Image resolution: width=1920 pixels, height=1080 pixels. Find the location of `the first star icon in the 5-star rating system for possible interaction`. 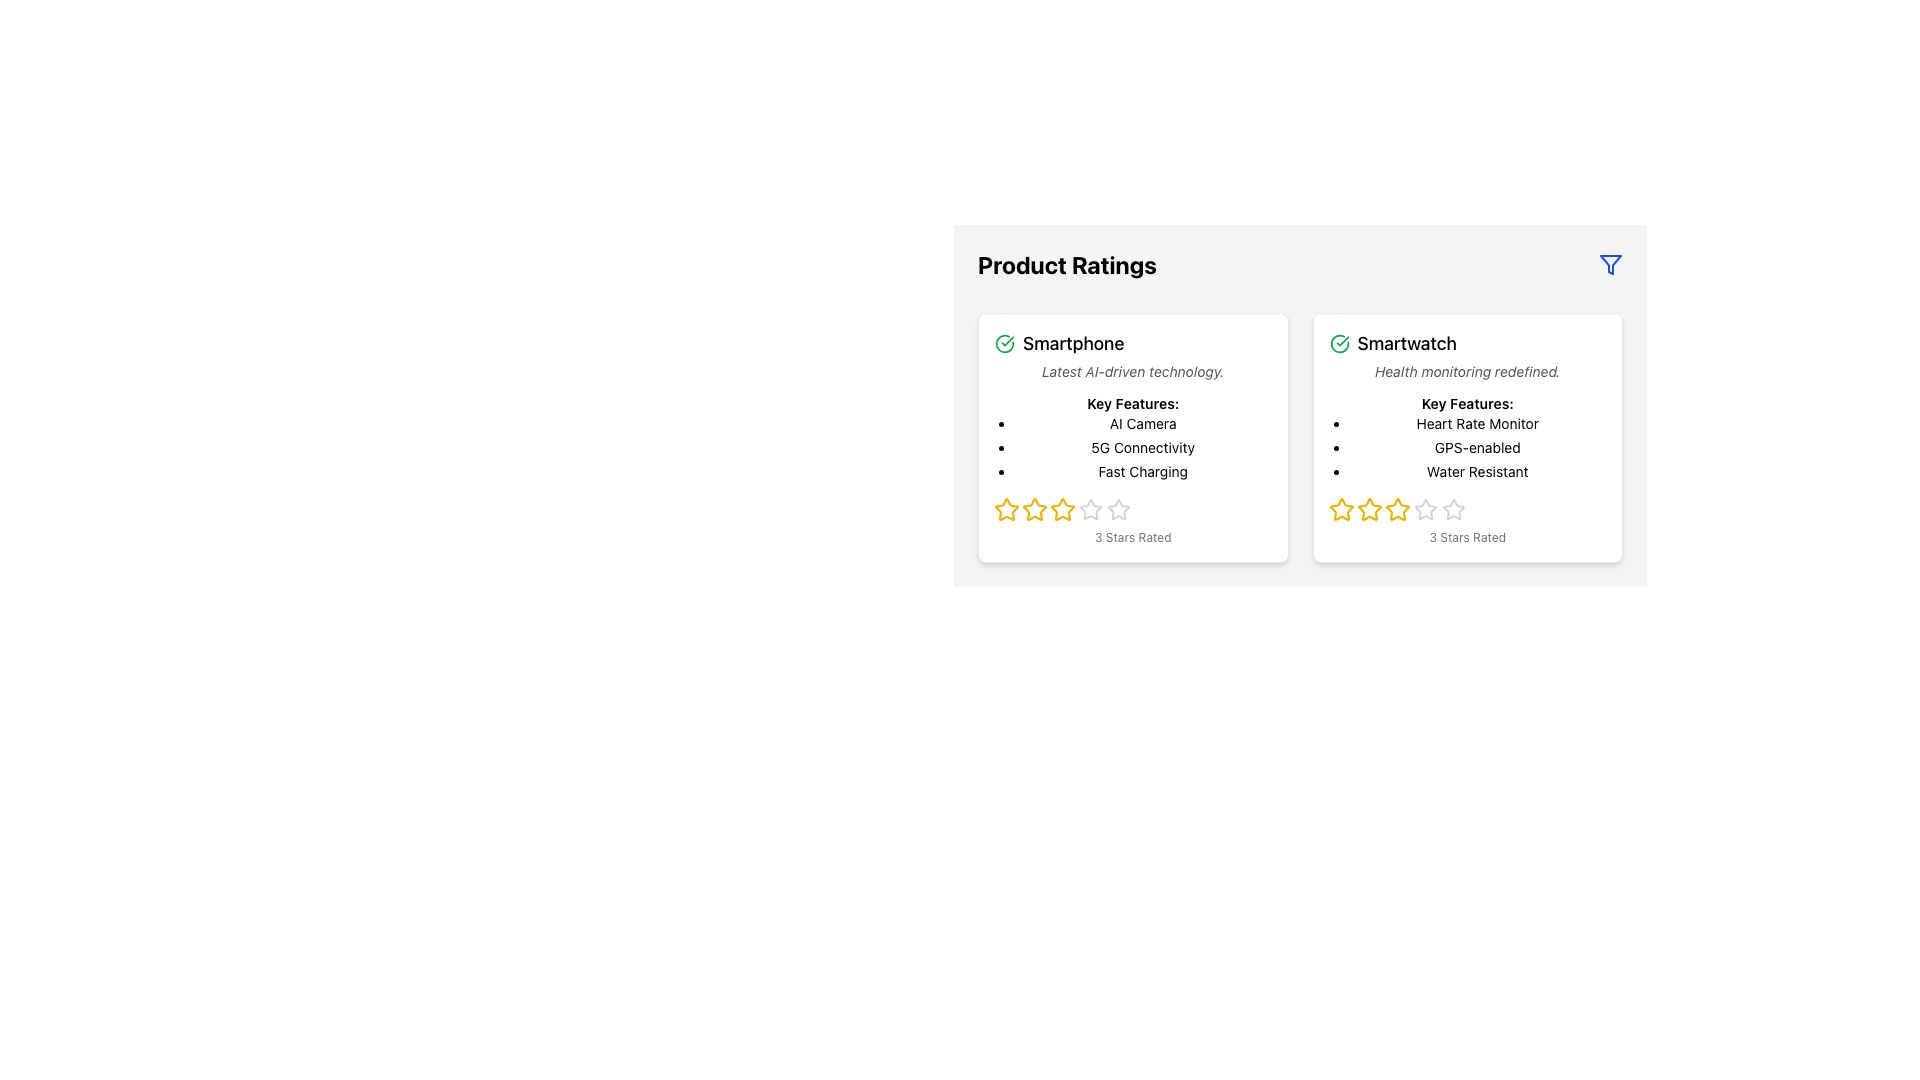

the first star icon in the 5-star rating system for possible interaction is located at coordinates (1007, 508).